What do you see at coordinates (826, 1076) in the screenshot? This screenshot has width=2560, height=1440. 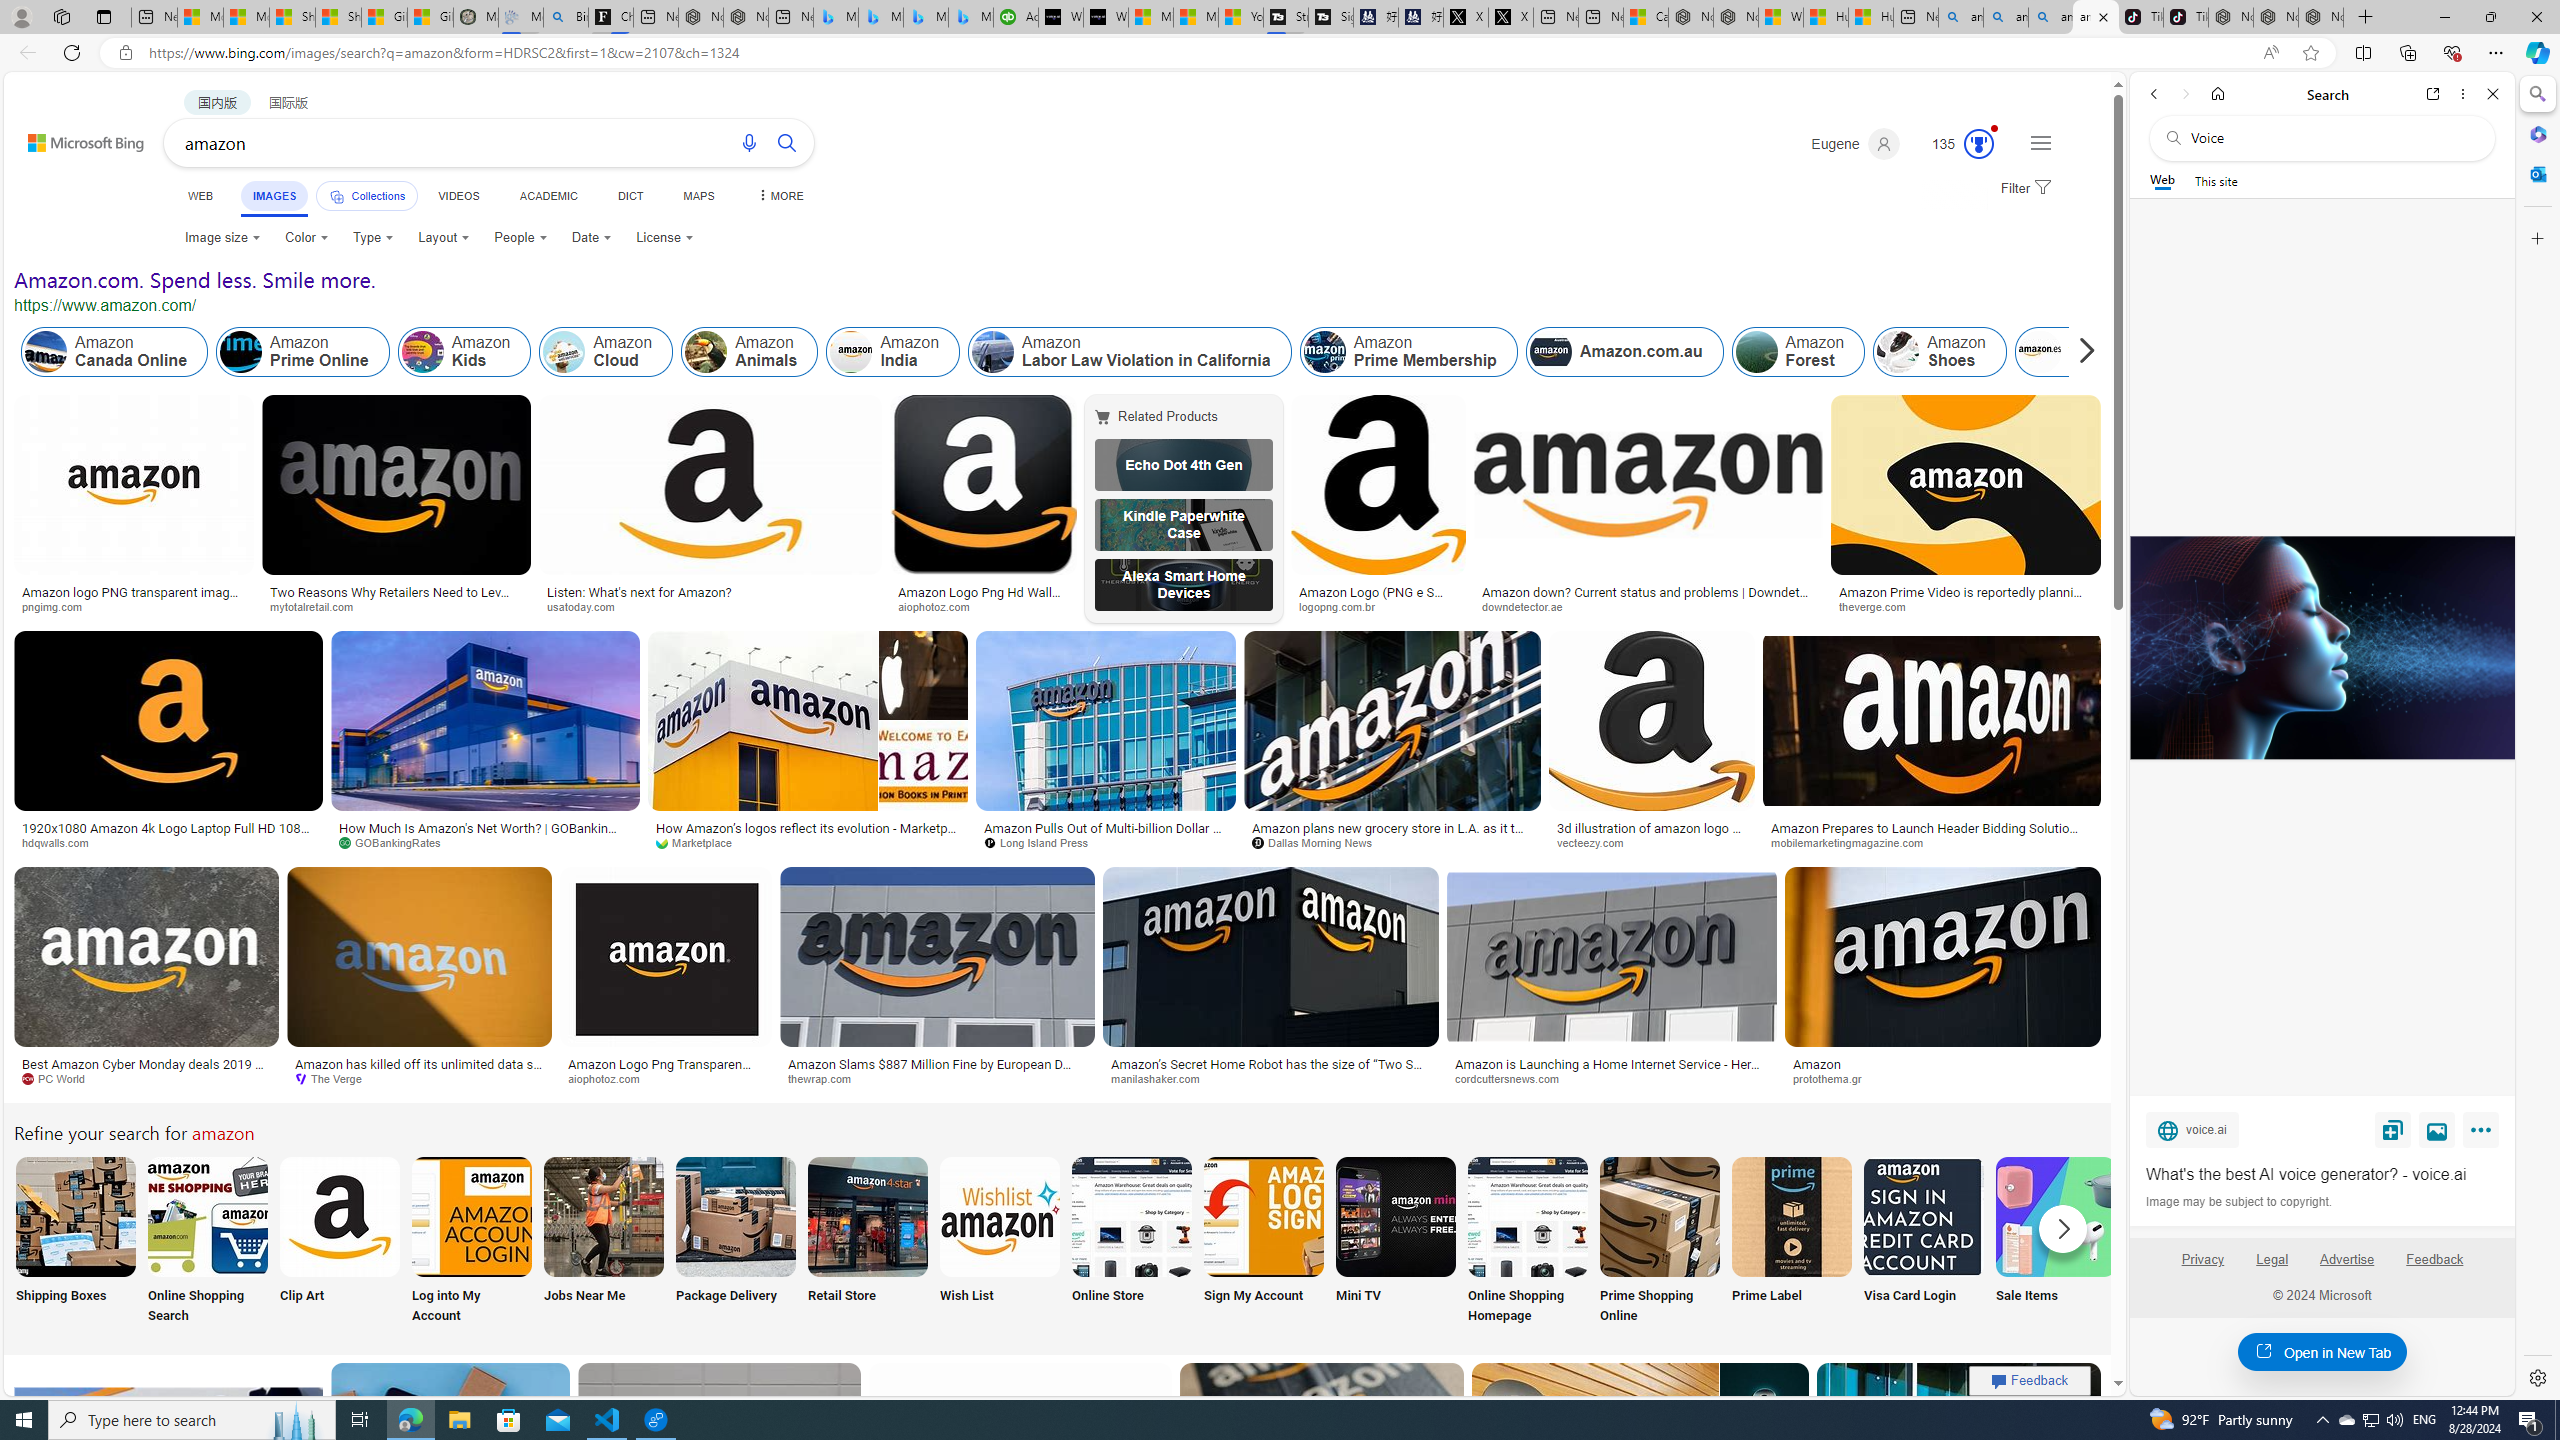 I see `'thewrap.com'` at bounding box center [826, 1076].